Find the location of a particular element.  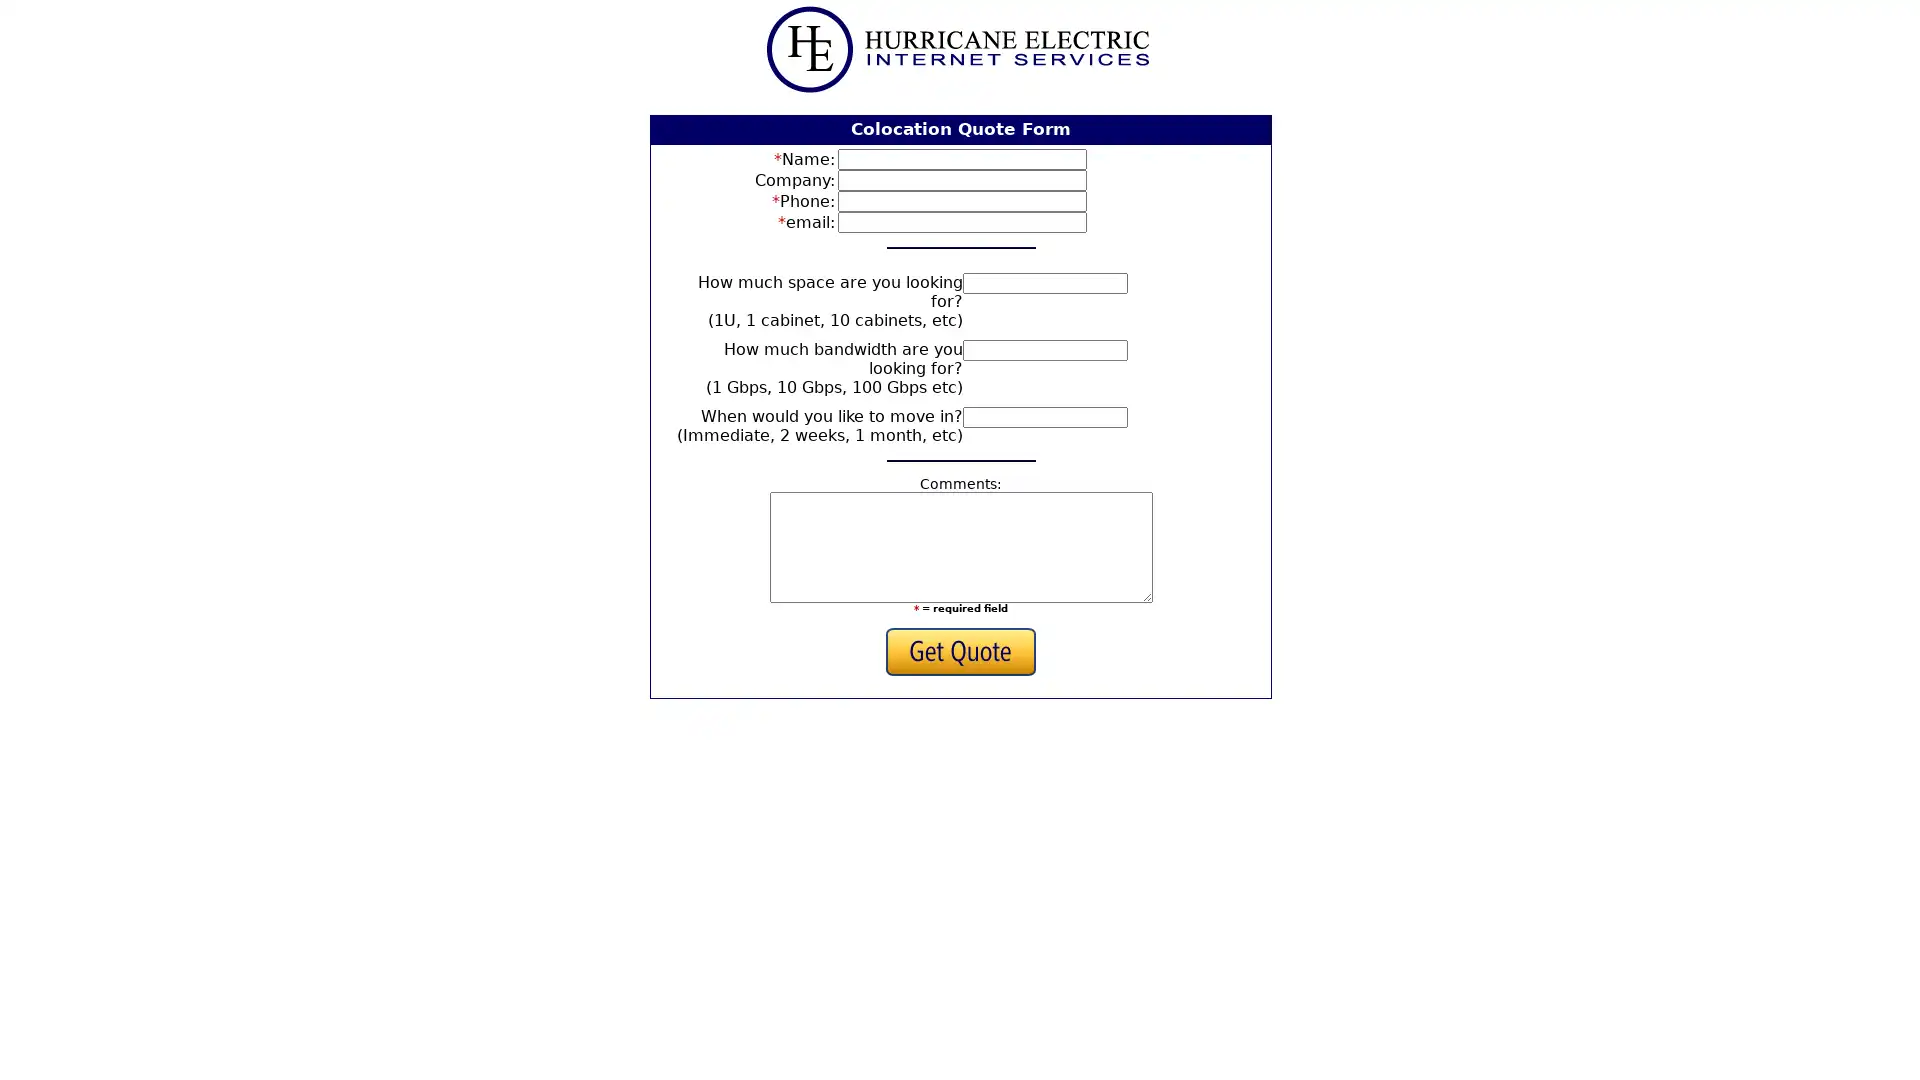

Get Quote is located at coordinates (960, 651).